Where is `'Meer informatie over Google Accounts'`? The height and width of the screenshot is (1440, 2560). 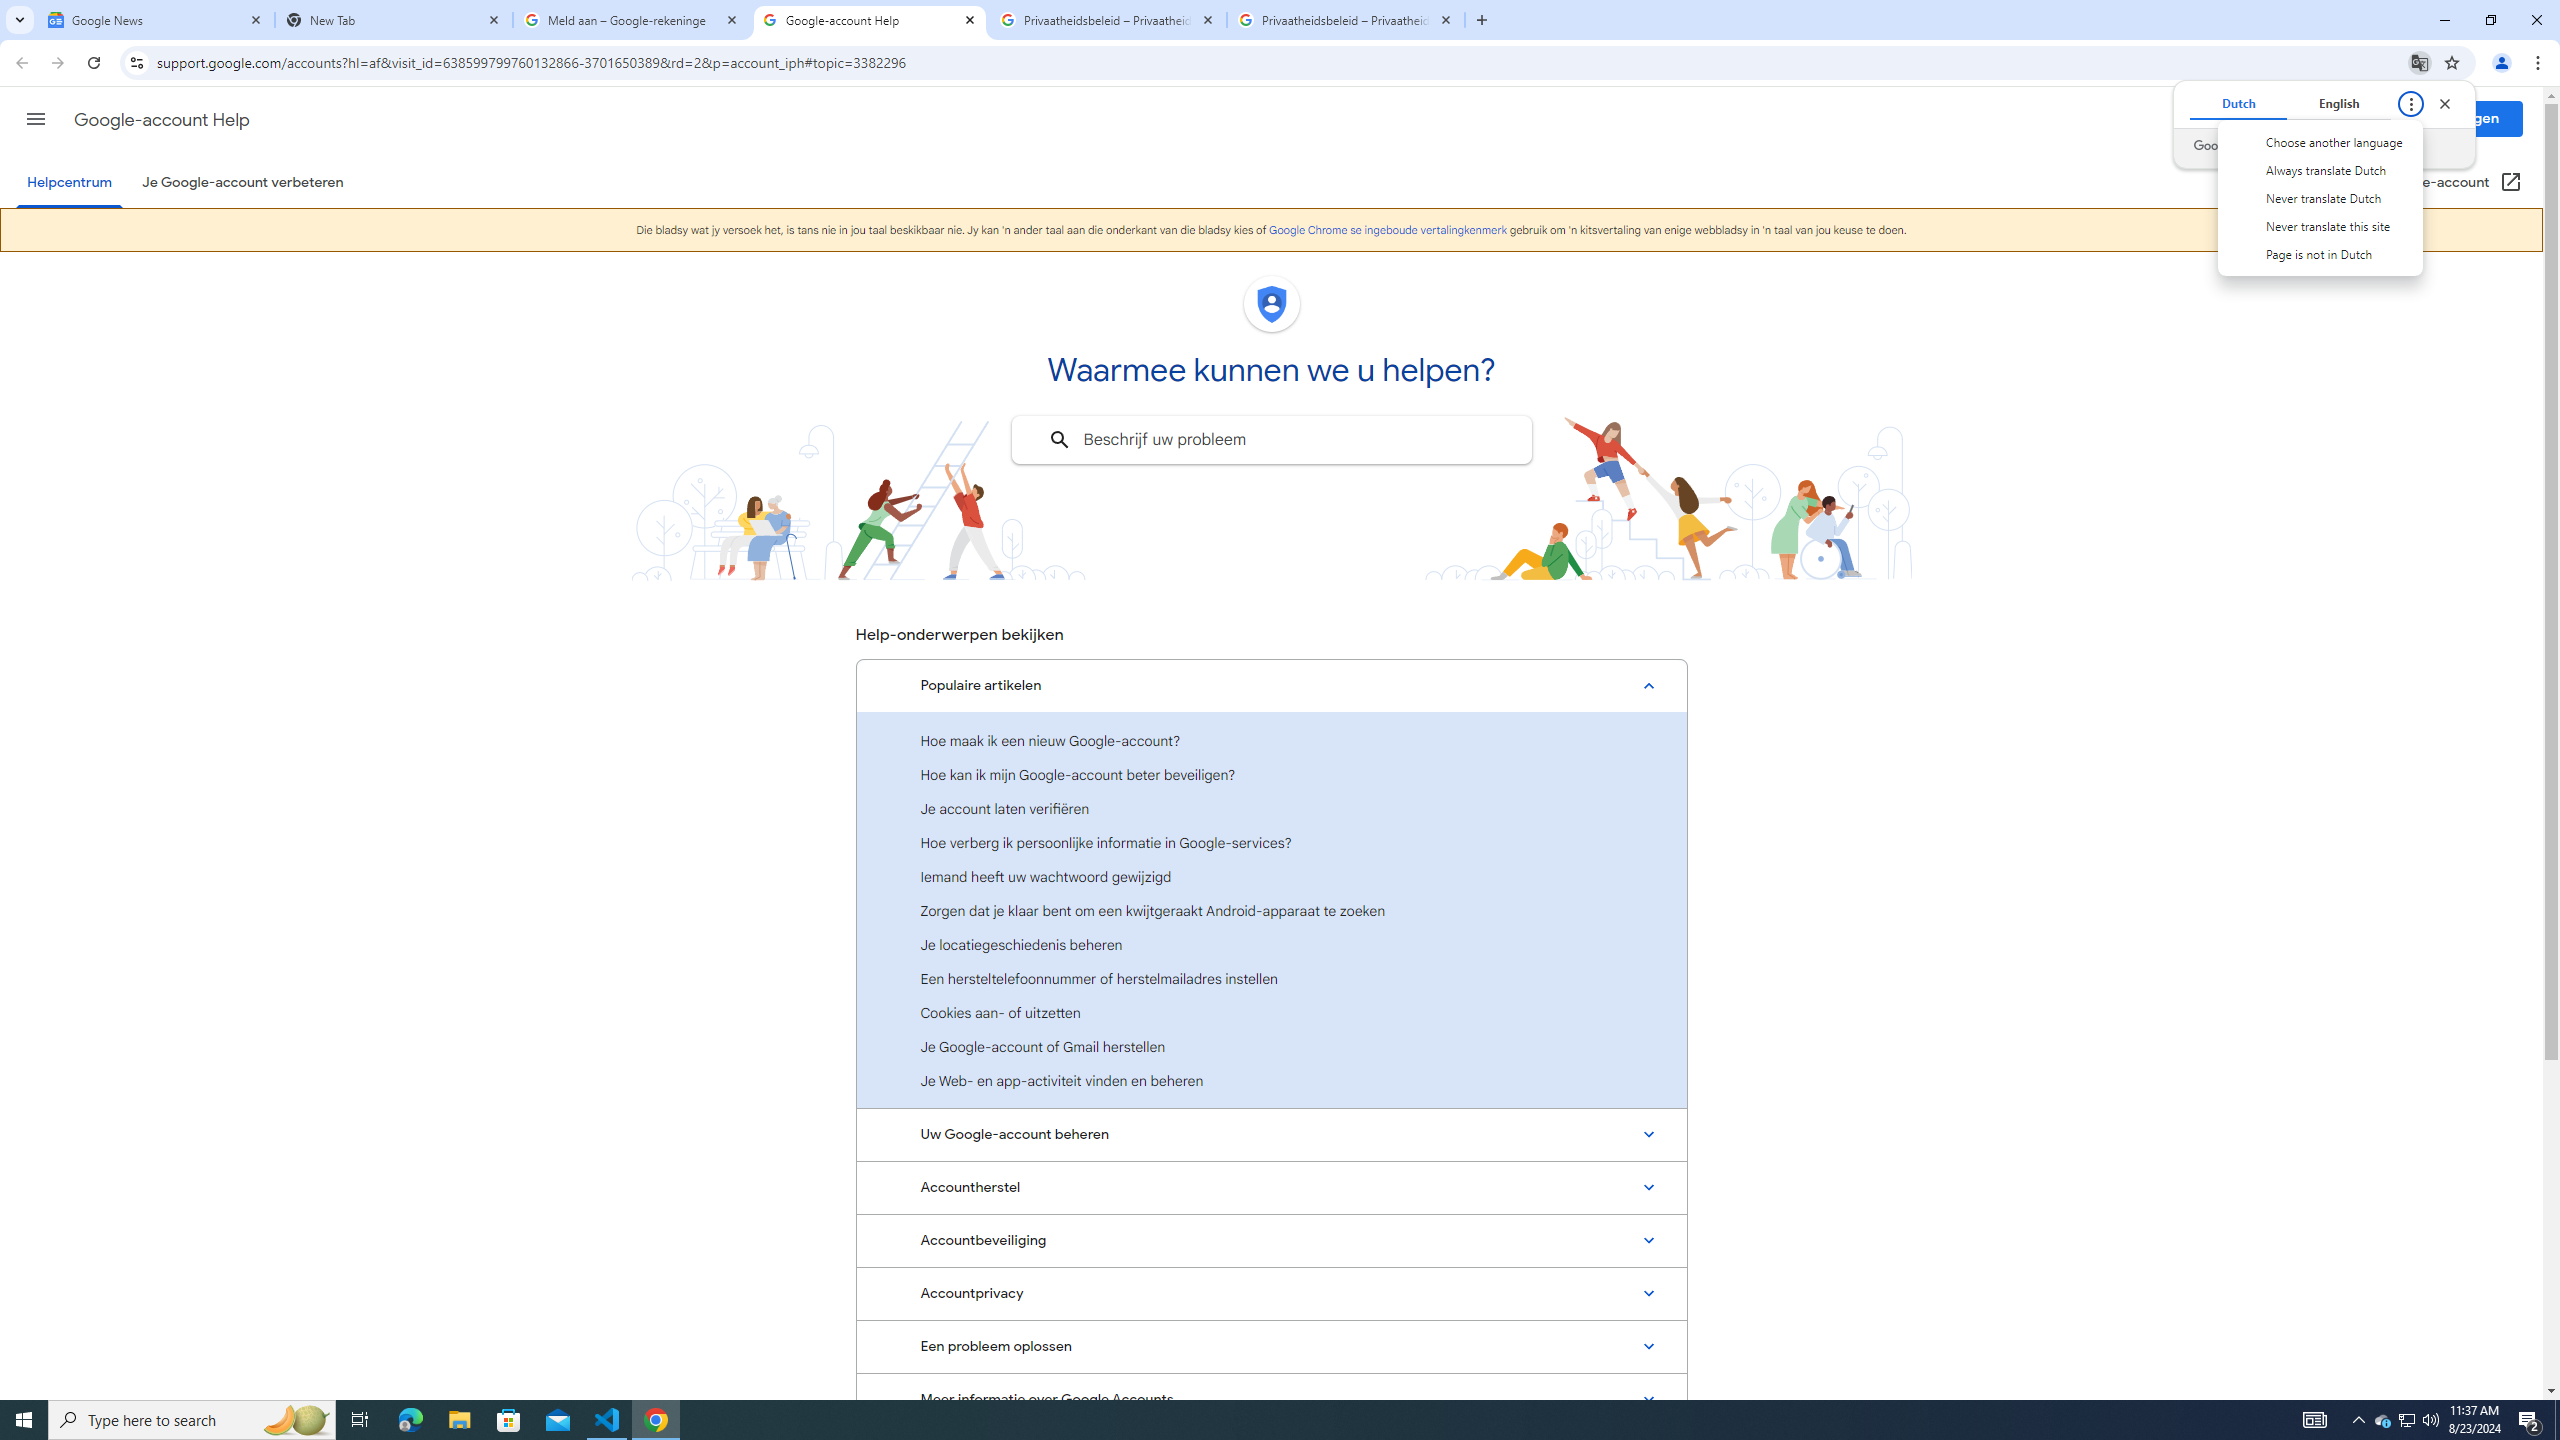 'Meer informatie over Google Accounts' is located at coordinates (1271, 1398).